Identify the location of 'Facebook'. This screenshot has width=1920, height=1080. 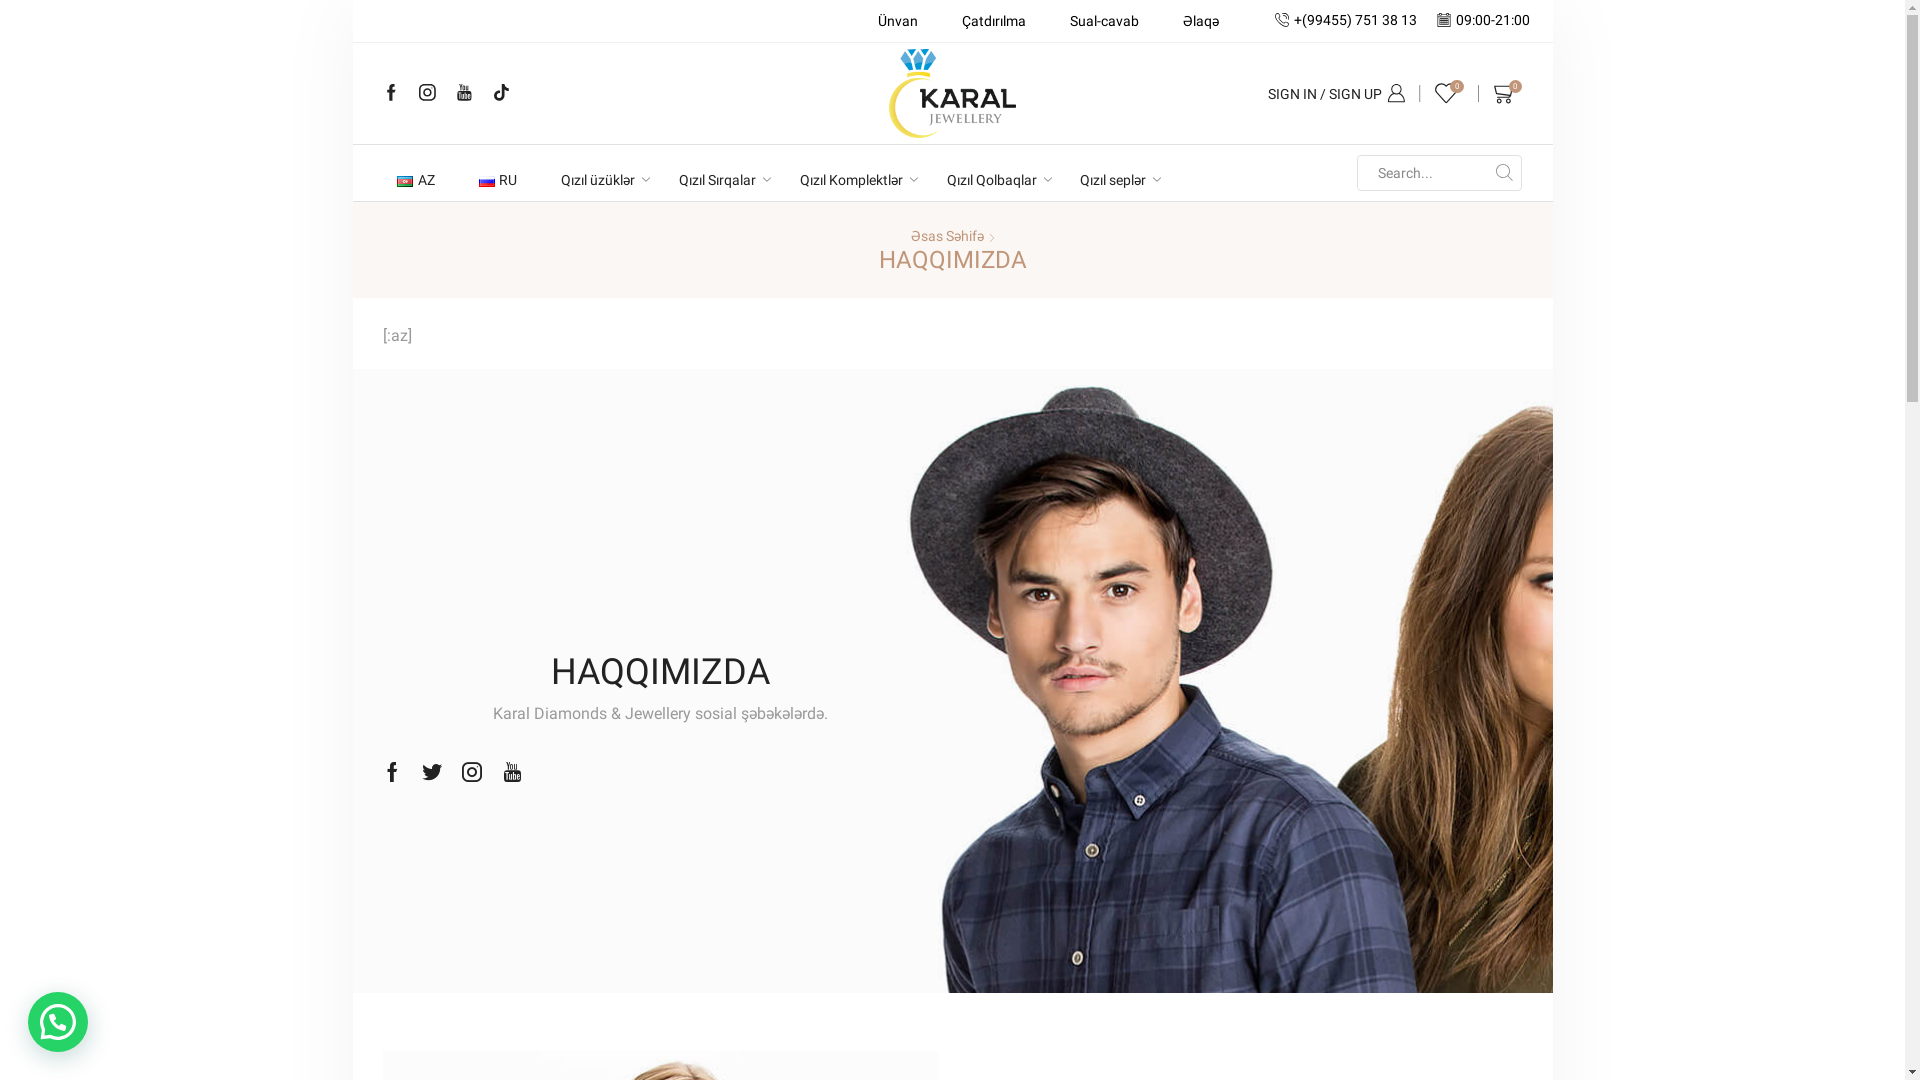
(391, 770).